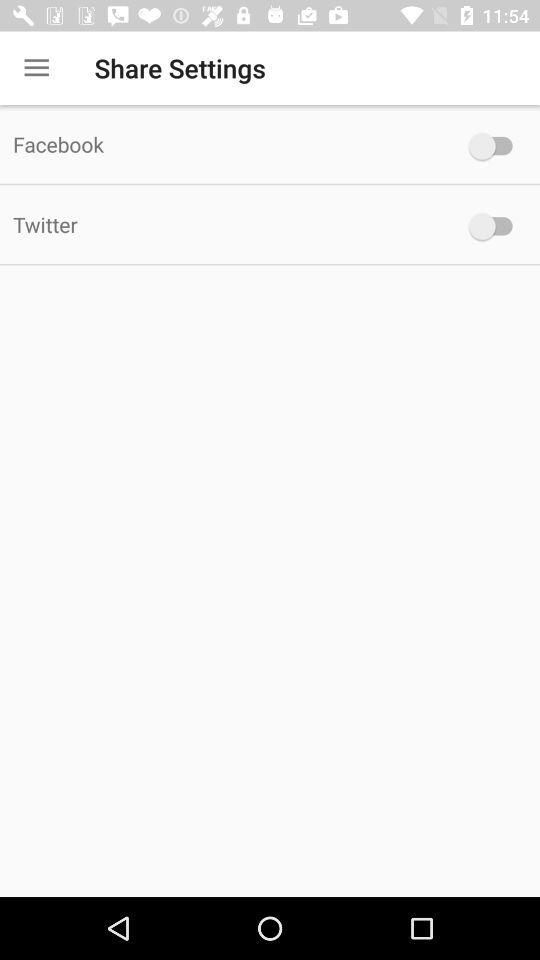 The image size is (540, 960). I want to click on the icon at the top left corner, so click(36, 68).